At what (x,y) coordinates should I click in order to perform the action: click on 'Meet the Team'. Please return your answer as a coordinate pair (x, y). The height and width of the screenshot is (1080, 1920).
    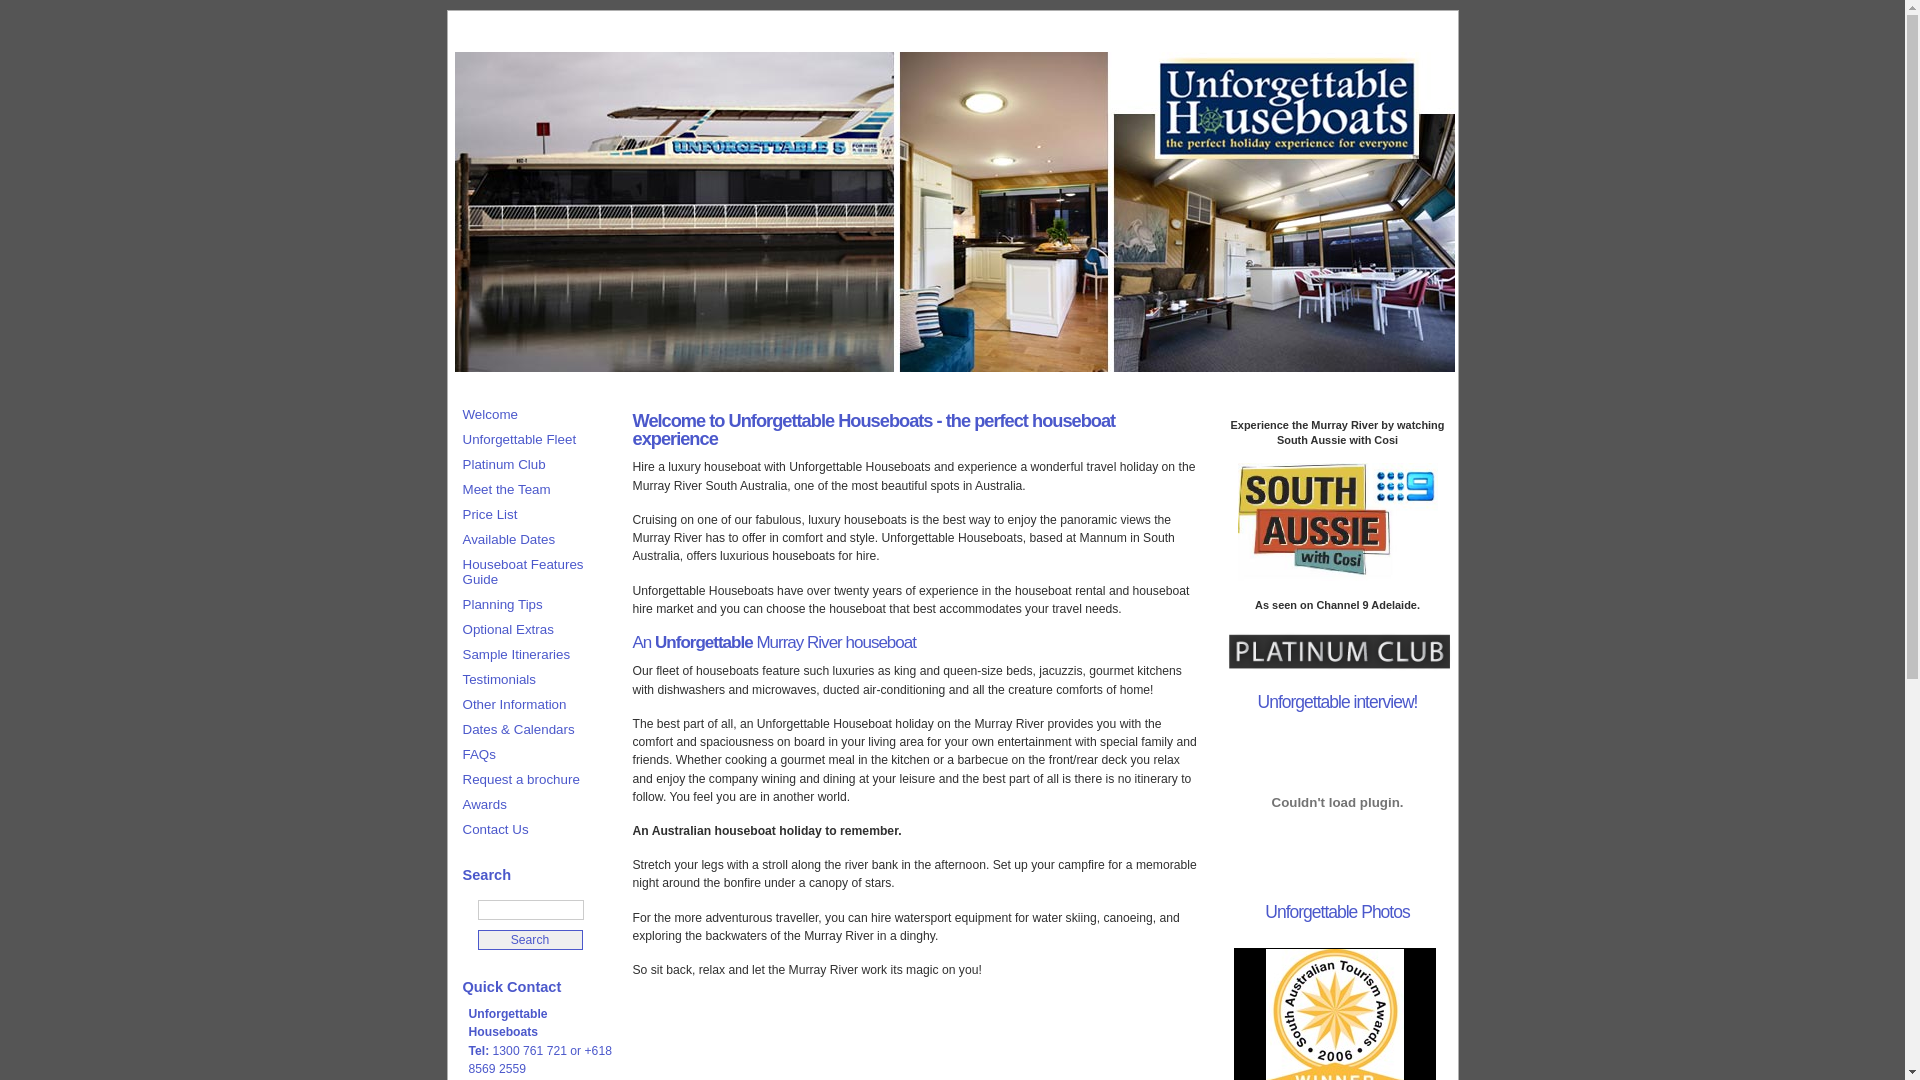
    Looking at the image, I should click on (534, 489).